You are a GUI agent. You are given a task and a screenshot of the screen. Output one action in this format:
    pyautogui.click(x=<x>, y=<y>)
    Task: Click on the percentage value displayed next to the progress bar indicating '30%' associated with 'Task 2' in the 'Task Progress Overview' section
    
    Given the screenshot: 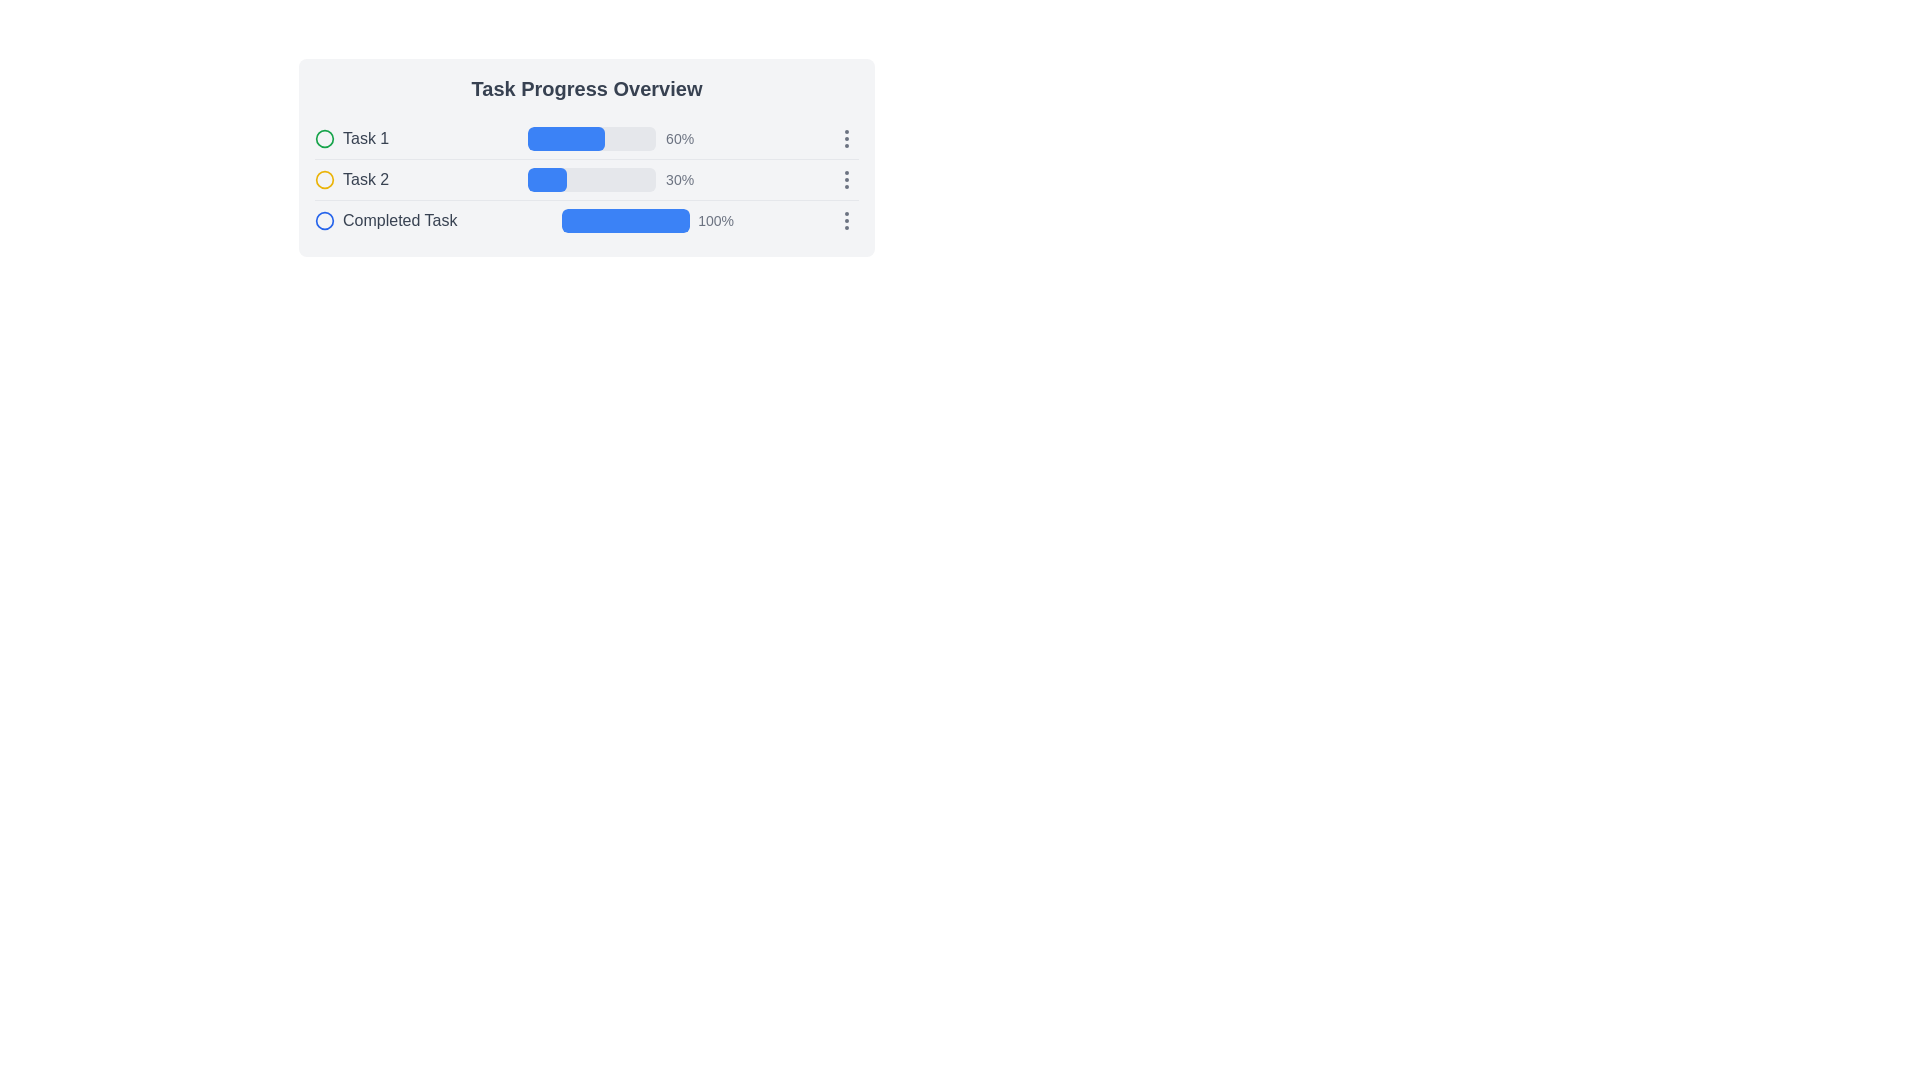 What is the action you would take?
    pyautogui.click(x=611, y=180)
    